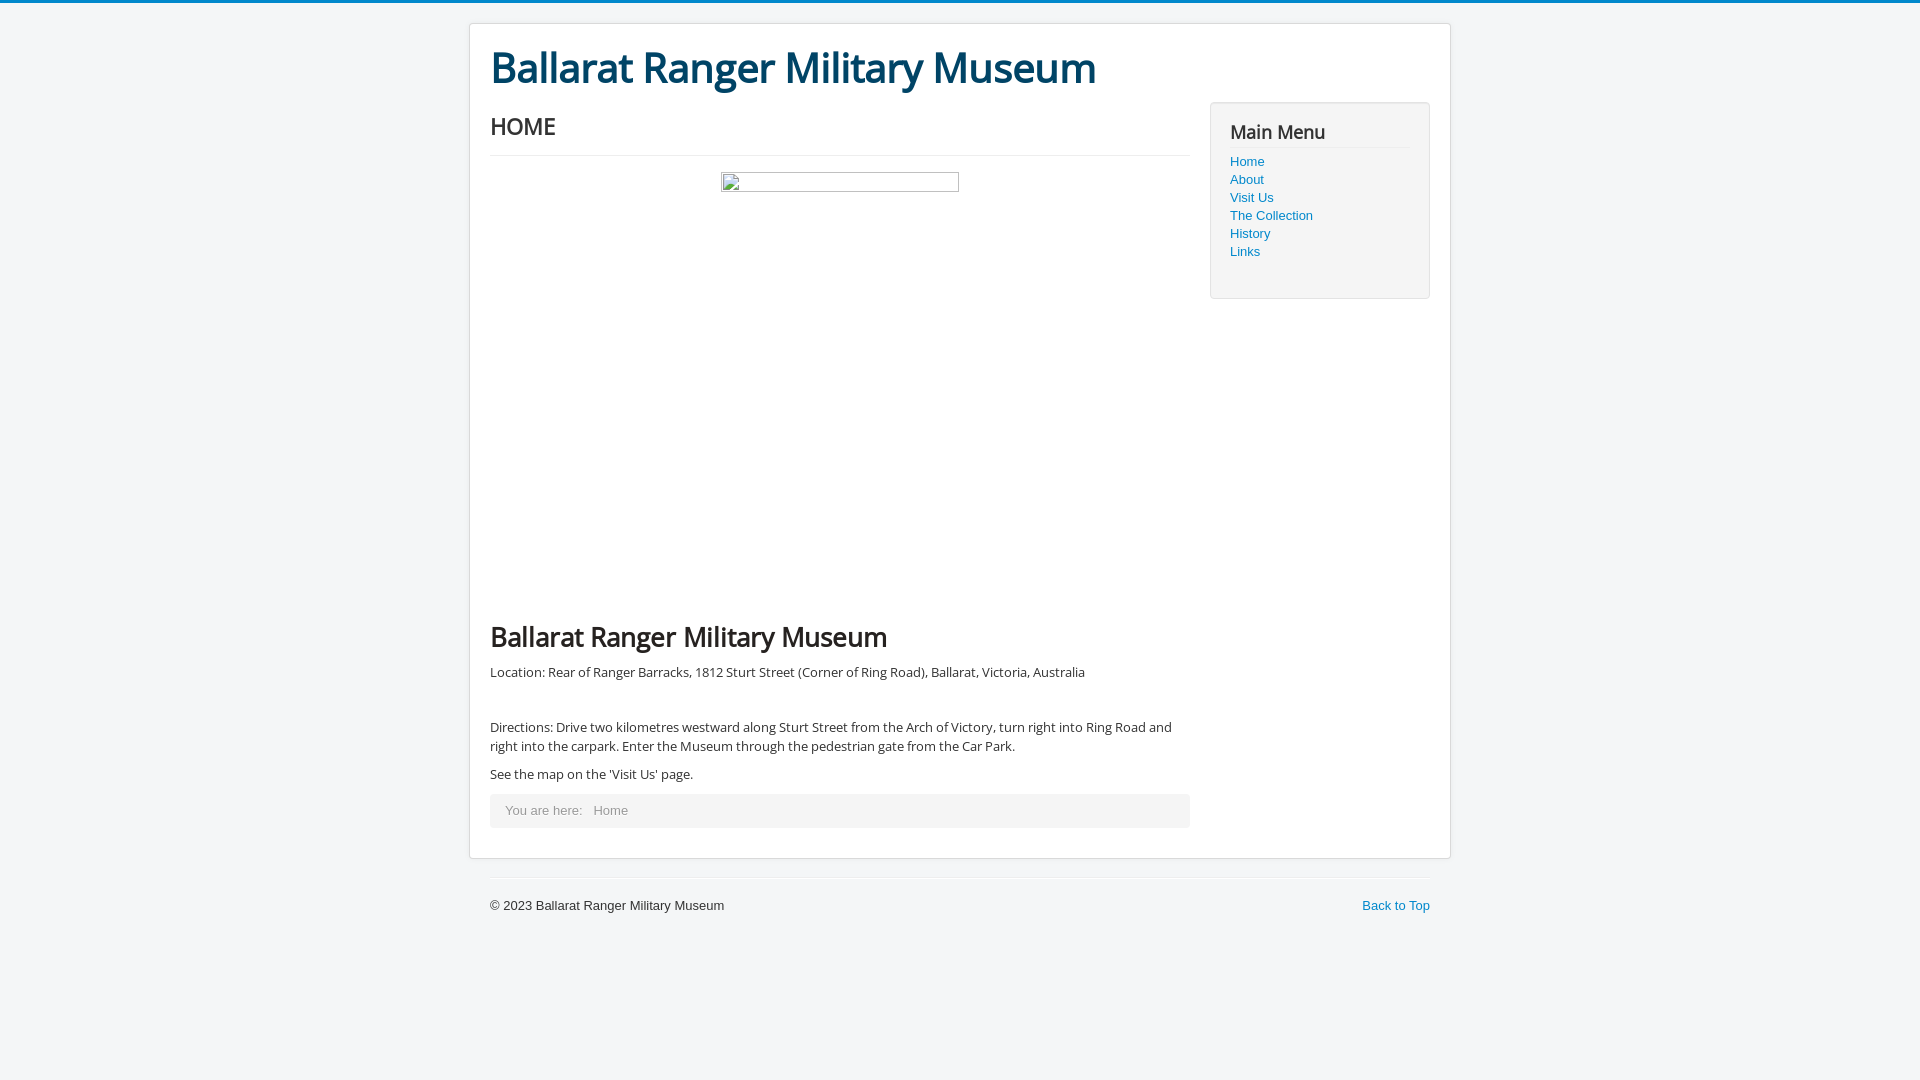 This screenshot has height=1080, width=1920. What do you see at coordinates (1320, 233) in the screenshot?
I see `'History'` at bounding box center [1320, 233].